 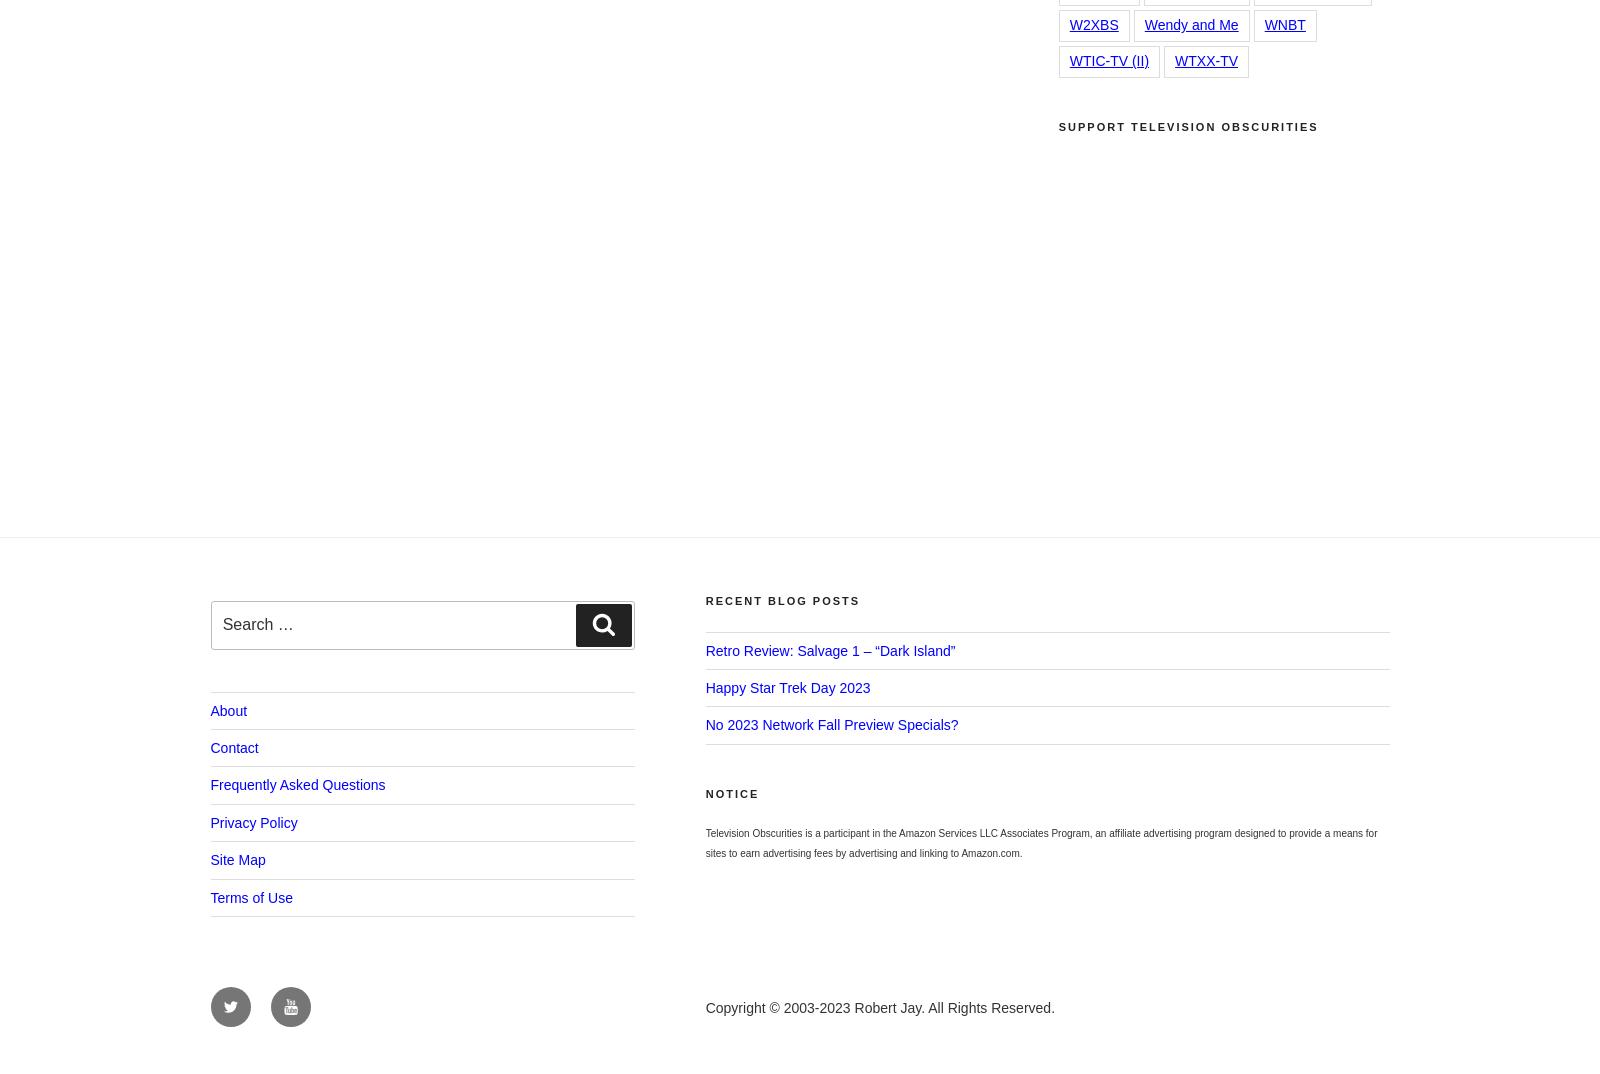 I want to click on 'No 2023 Network Fall Preview Specials?', so click(x=830, y=724).